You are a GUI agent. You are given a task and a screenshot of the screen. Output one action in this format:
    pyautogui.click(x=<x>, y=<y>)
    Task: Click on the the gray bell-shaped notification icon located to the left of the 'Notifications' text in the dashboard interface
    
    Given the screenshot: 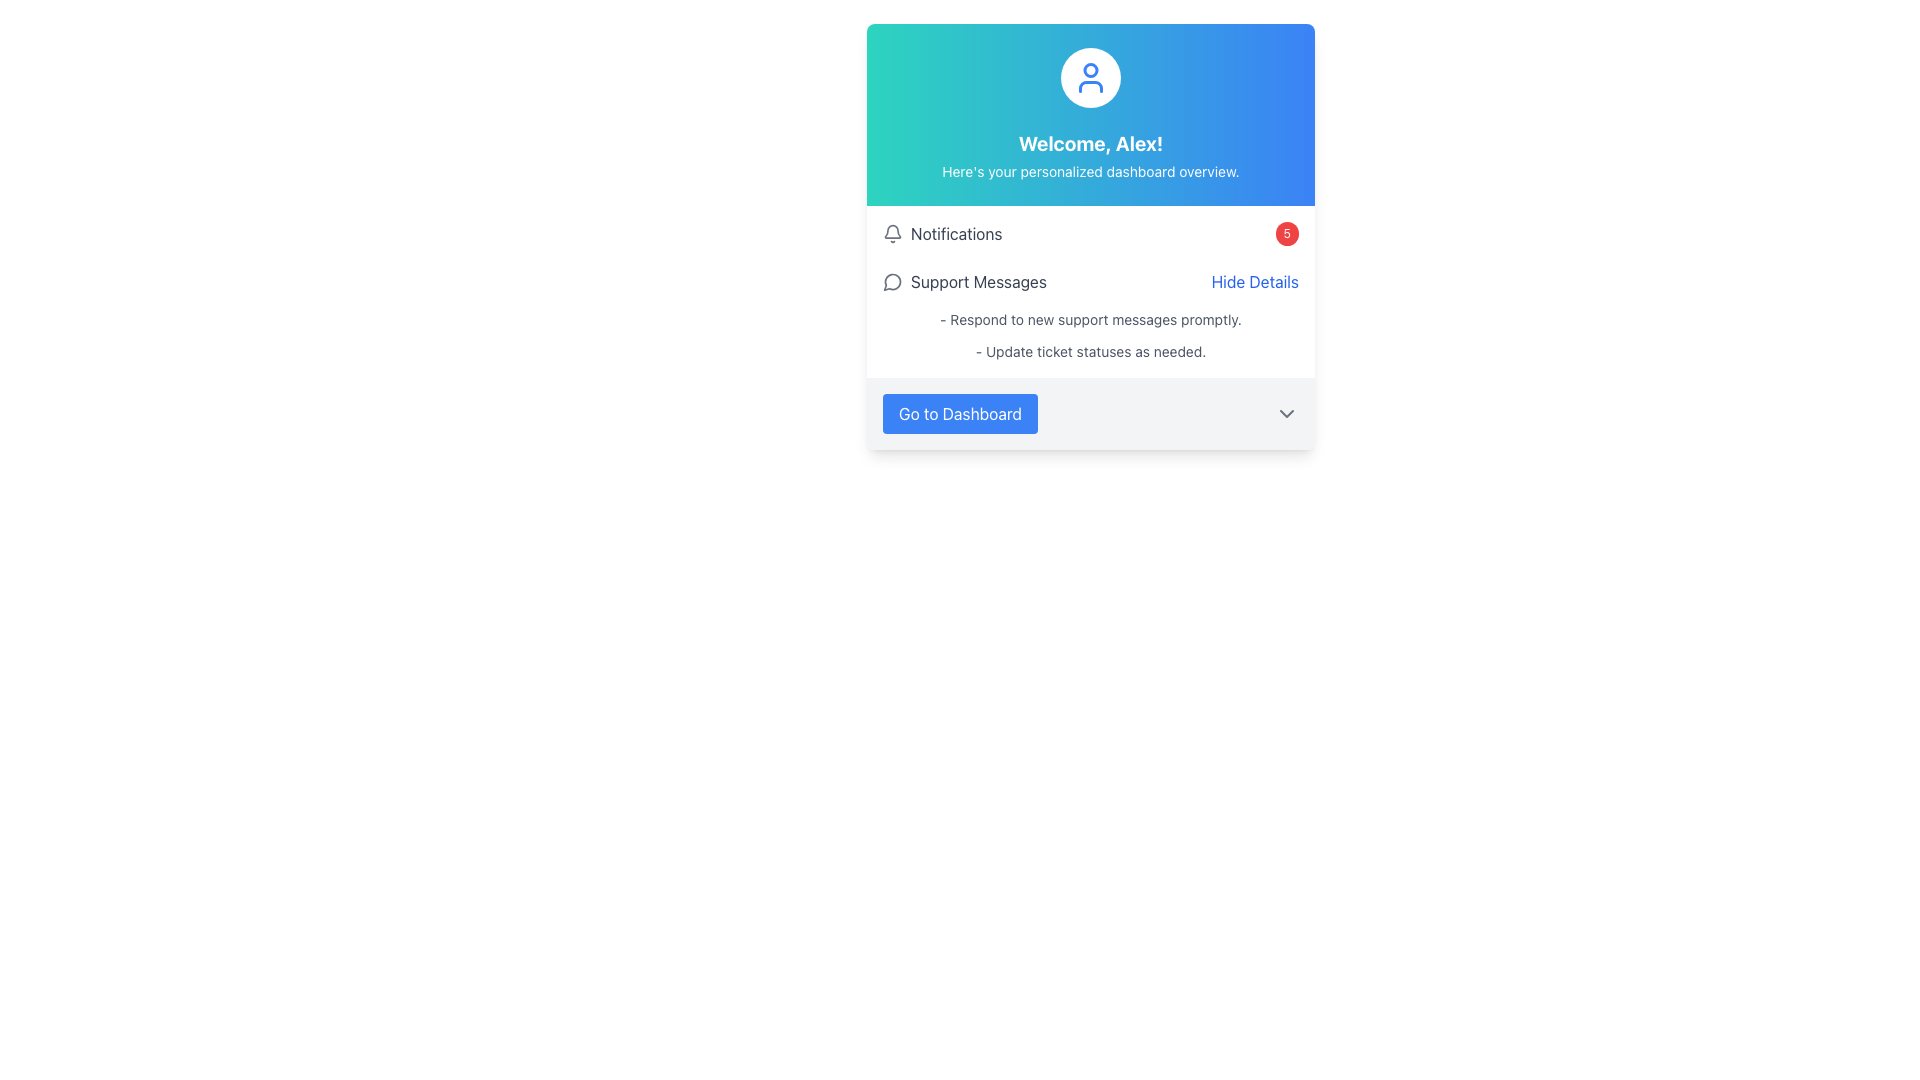 What is the action you would take?
    pyautogui.click(x=891, y=233)
    